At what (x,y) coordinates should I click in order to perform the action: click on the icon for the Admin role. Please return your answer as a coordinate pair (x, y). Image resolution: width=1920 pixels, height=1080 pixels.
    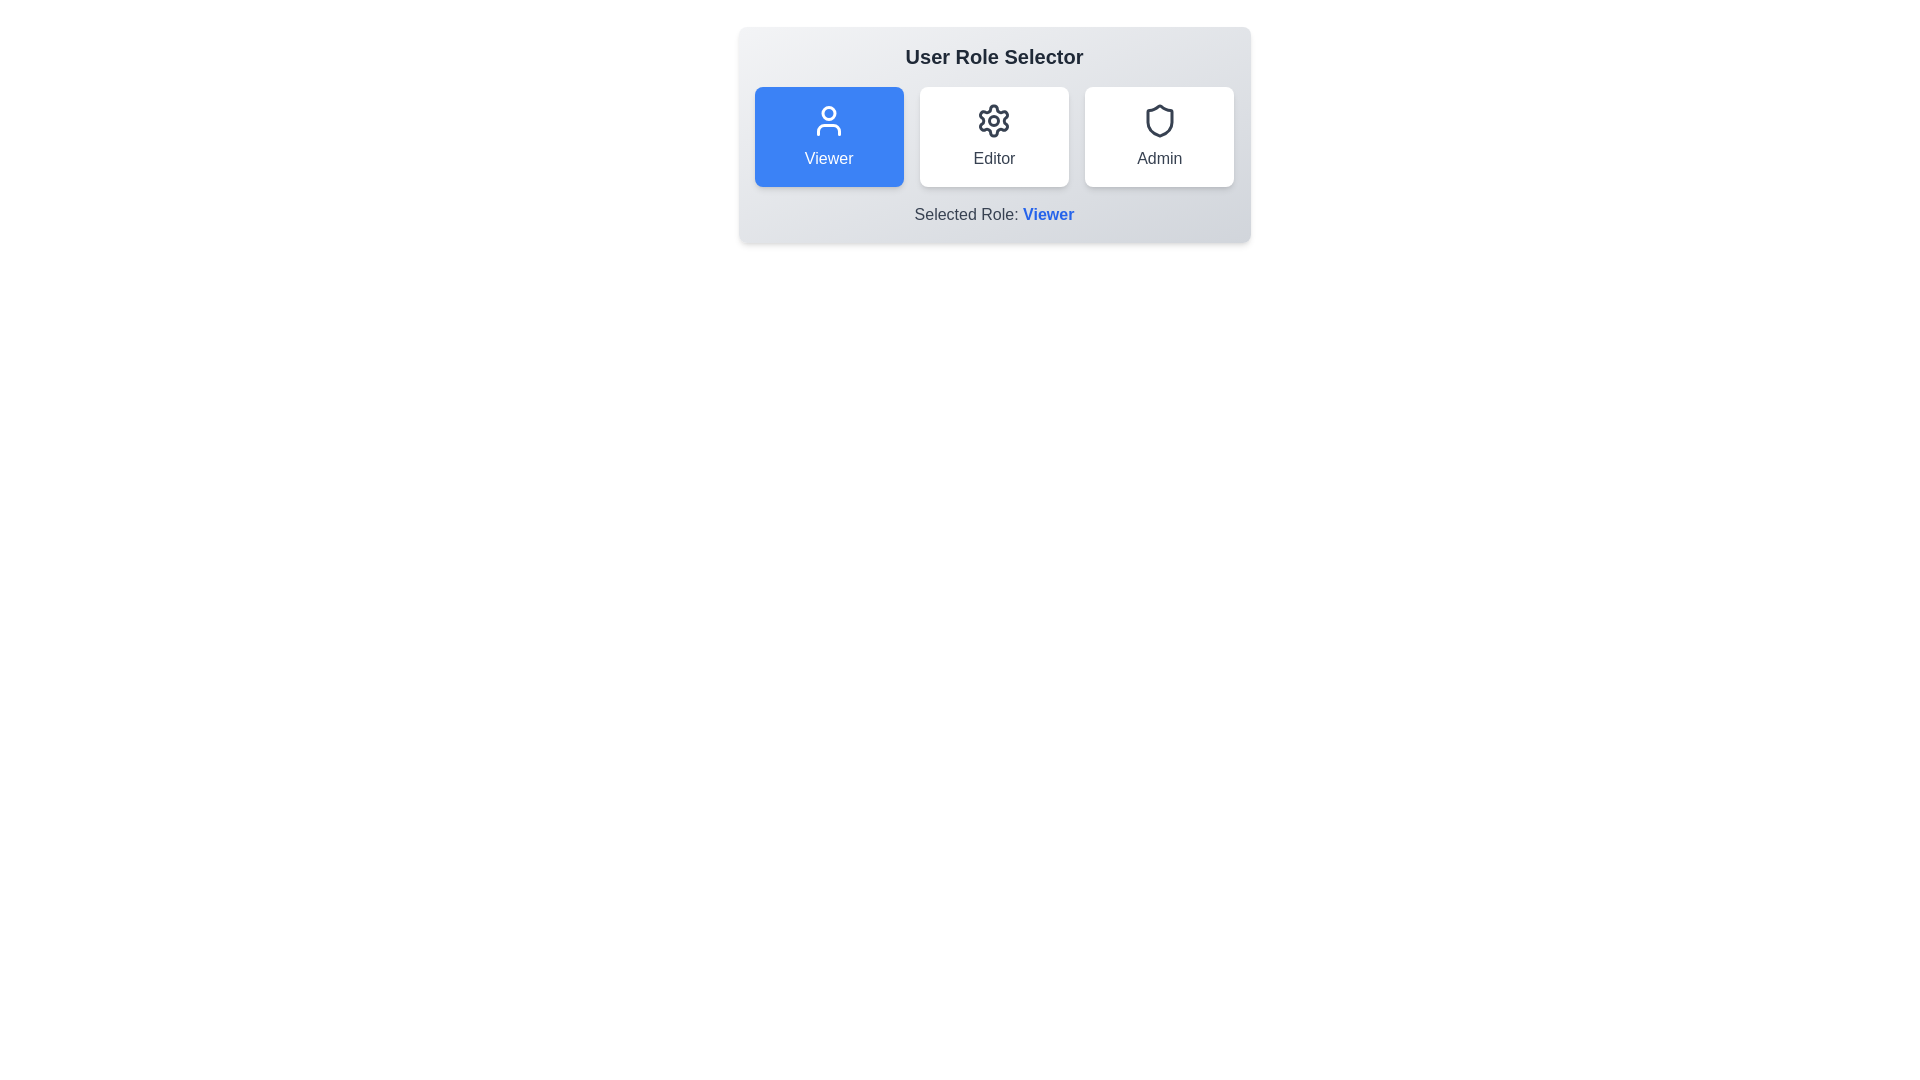
    Looking at the image, I should click on (1158, 120).